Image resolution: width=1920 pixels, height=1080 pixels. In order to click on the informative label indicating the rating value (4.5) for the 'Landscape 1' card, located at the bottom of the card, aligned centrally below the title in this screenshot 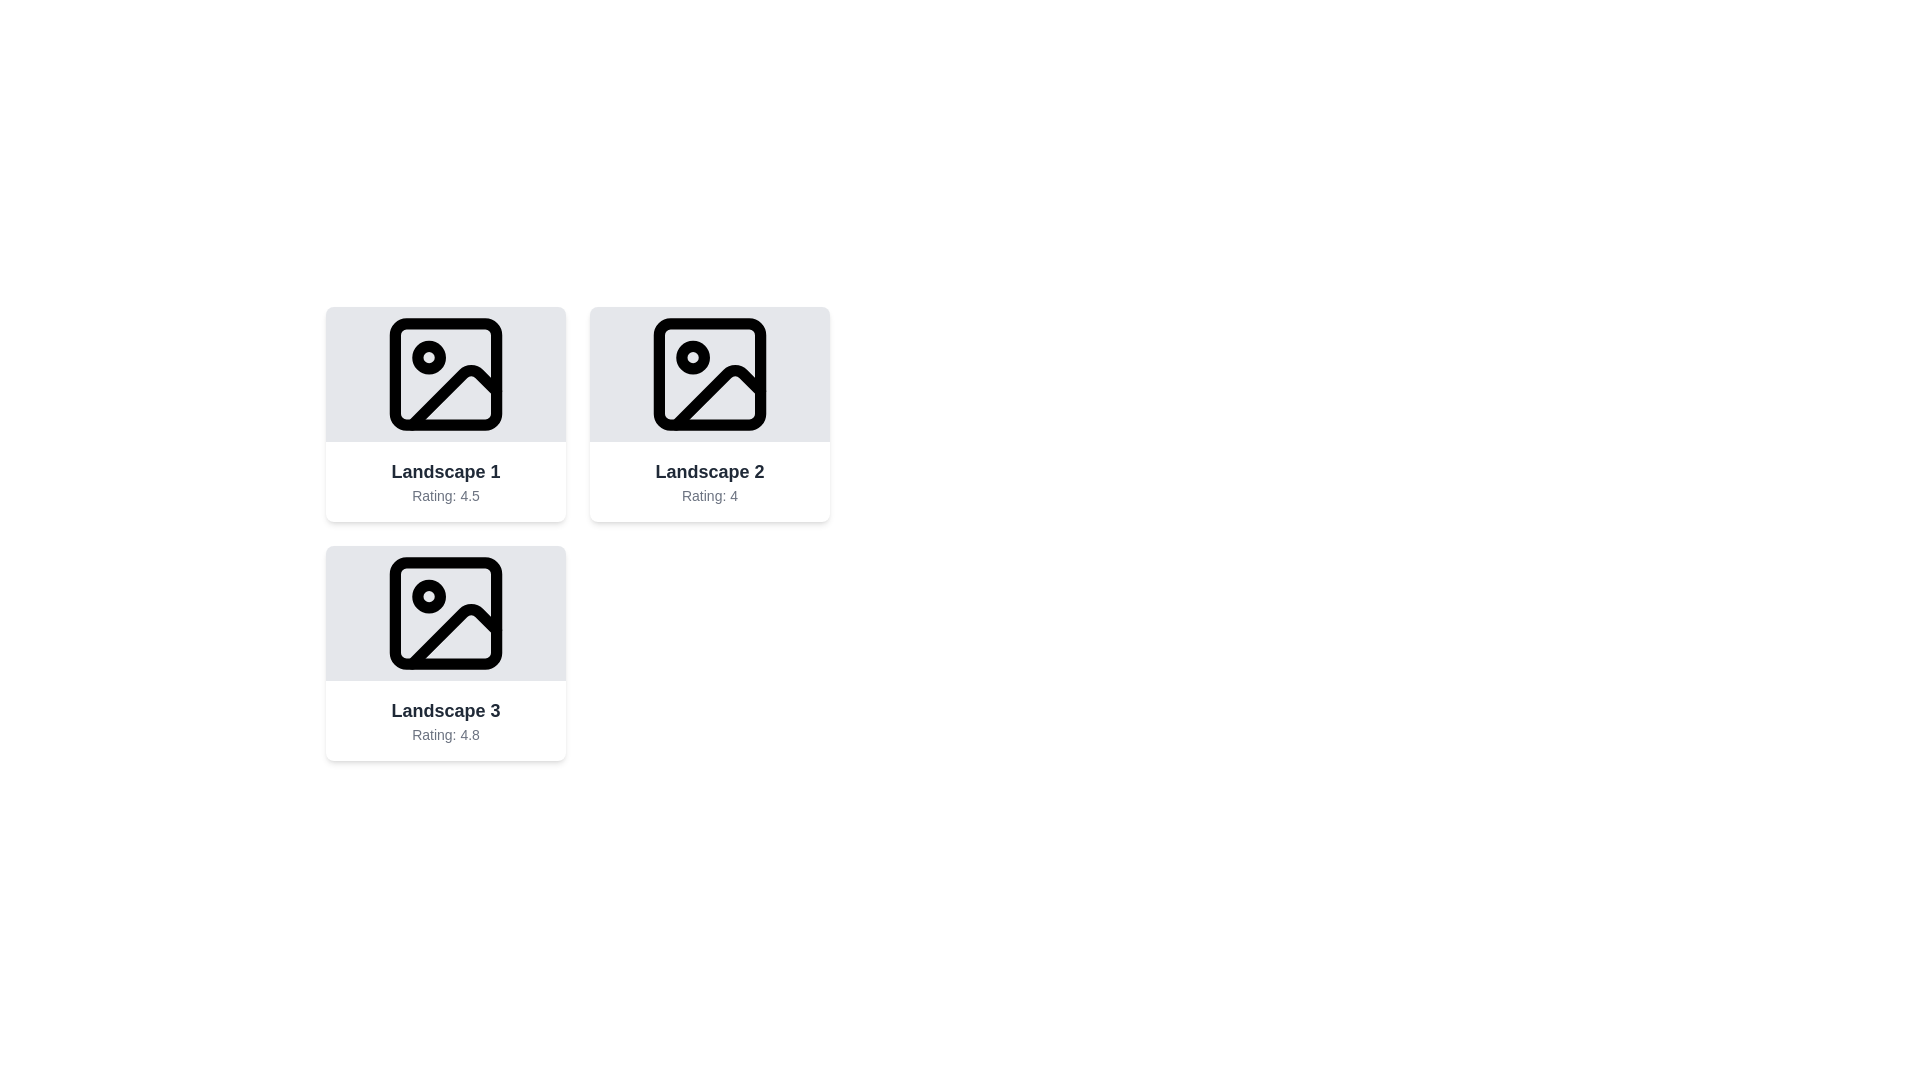, I will do `click(445, 495)`.